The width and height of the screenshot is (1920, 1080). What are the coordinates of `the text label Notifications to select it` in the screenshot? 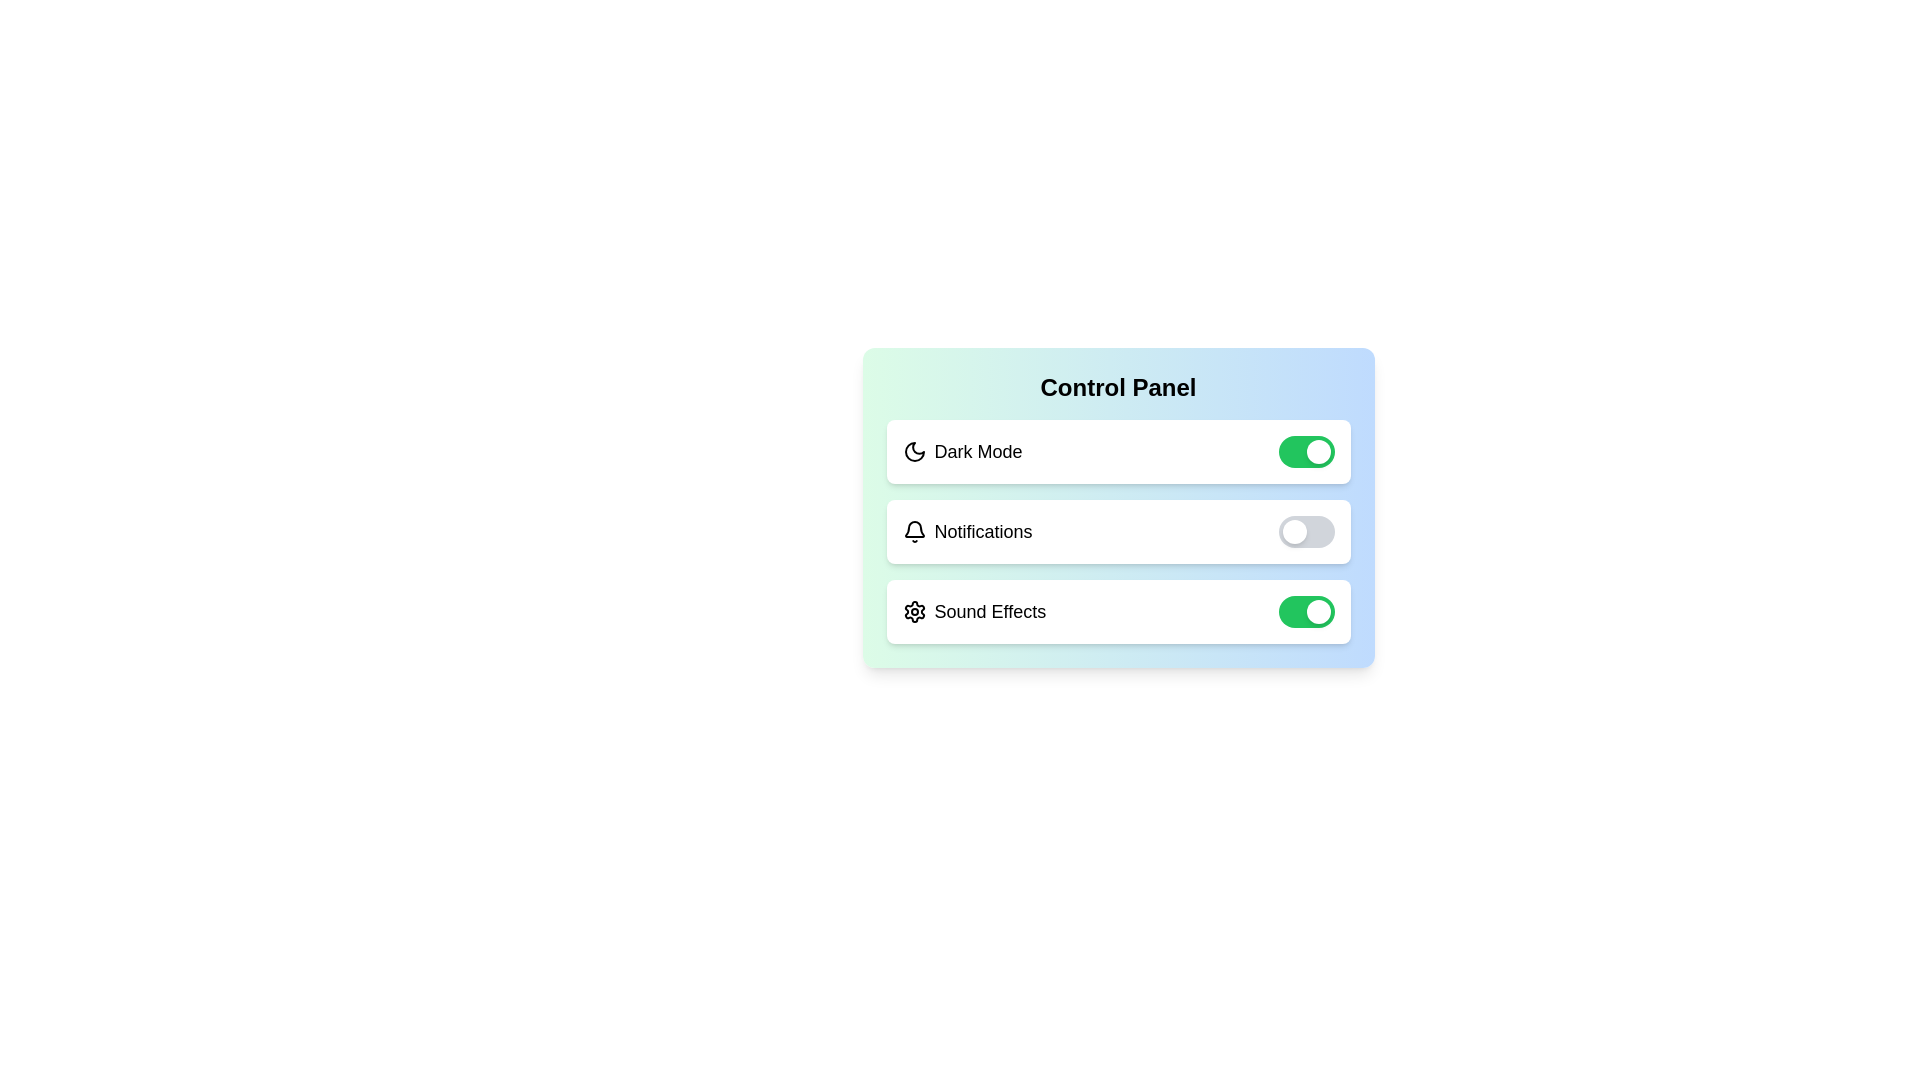 It's located at (983, 531).